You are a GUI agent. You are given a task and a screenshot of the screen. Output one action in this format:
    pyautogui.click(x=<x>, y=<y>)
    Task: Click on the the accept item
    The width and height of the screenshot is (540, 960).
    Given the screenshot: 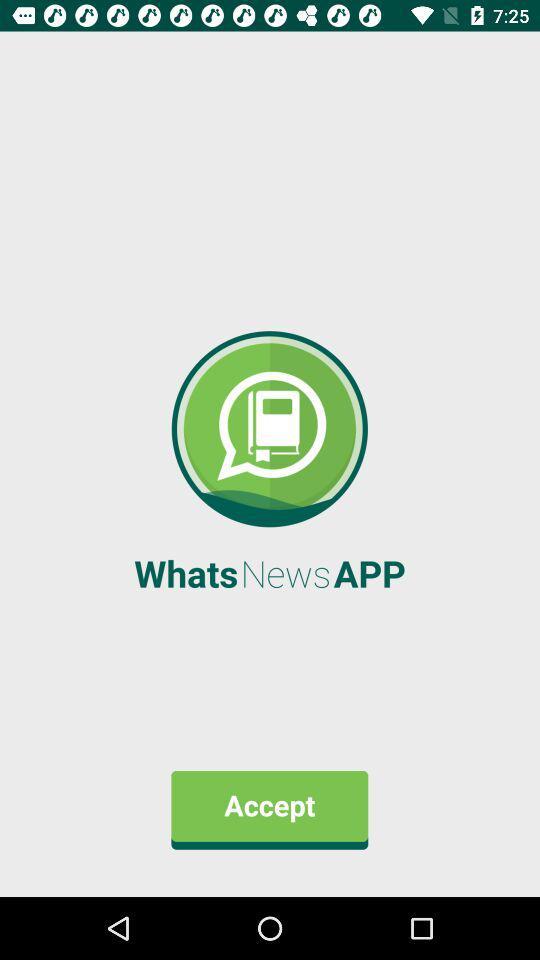 What is the action you would take?
    pyautogui.click(x=269, y=810)
    